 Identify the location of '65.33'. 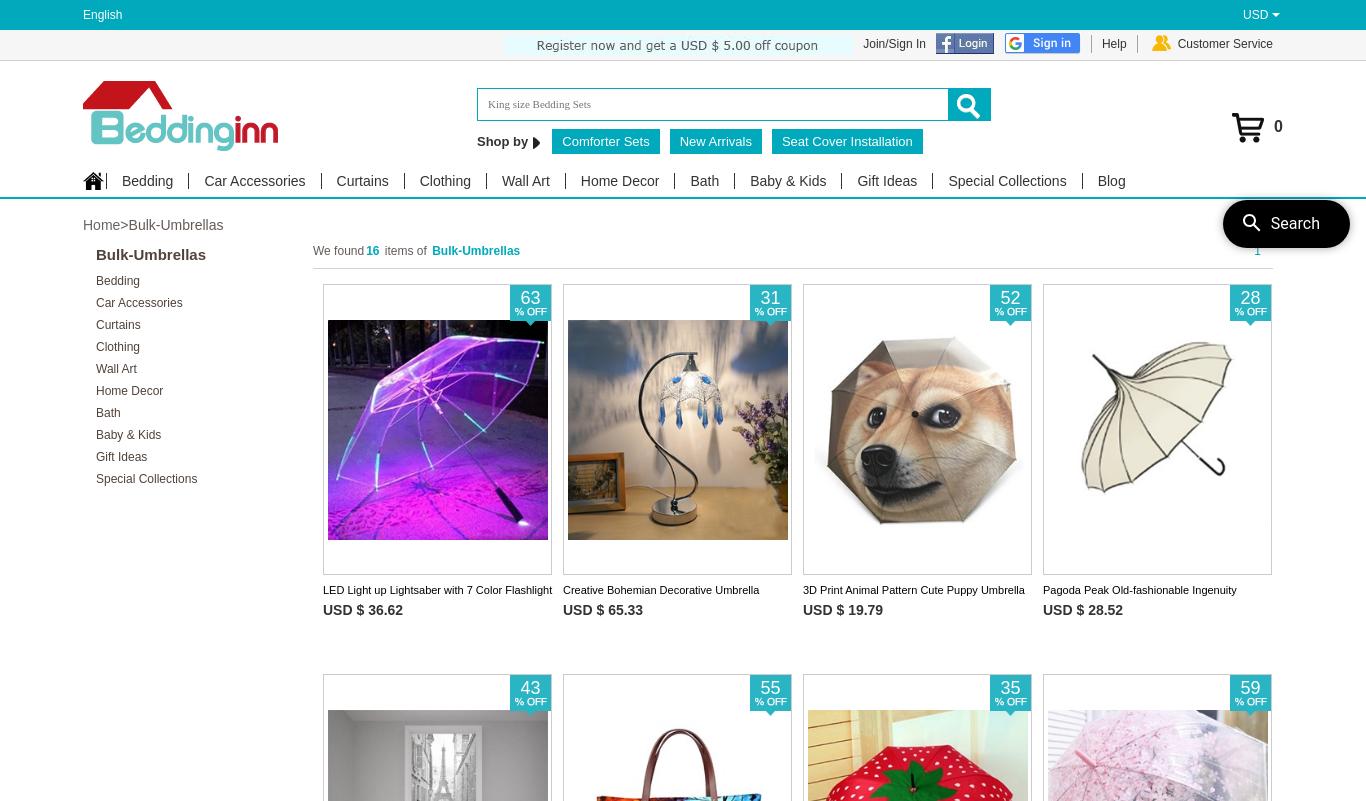
(607, 609).